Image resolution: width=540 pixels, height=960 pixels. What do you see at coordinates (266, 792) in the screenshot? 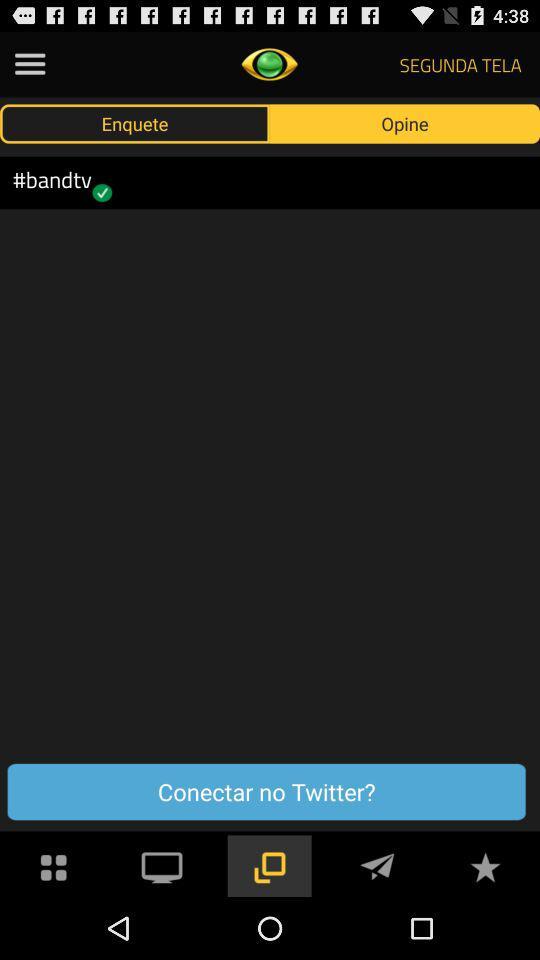
I see `the conectar no twitter? button` at bounding box center [266, 792].